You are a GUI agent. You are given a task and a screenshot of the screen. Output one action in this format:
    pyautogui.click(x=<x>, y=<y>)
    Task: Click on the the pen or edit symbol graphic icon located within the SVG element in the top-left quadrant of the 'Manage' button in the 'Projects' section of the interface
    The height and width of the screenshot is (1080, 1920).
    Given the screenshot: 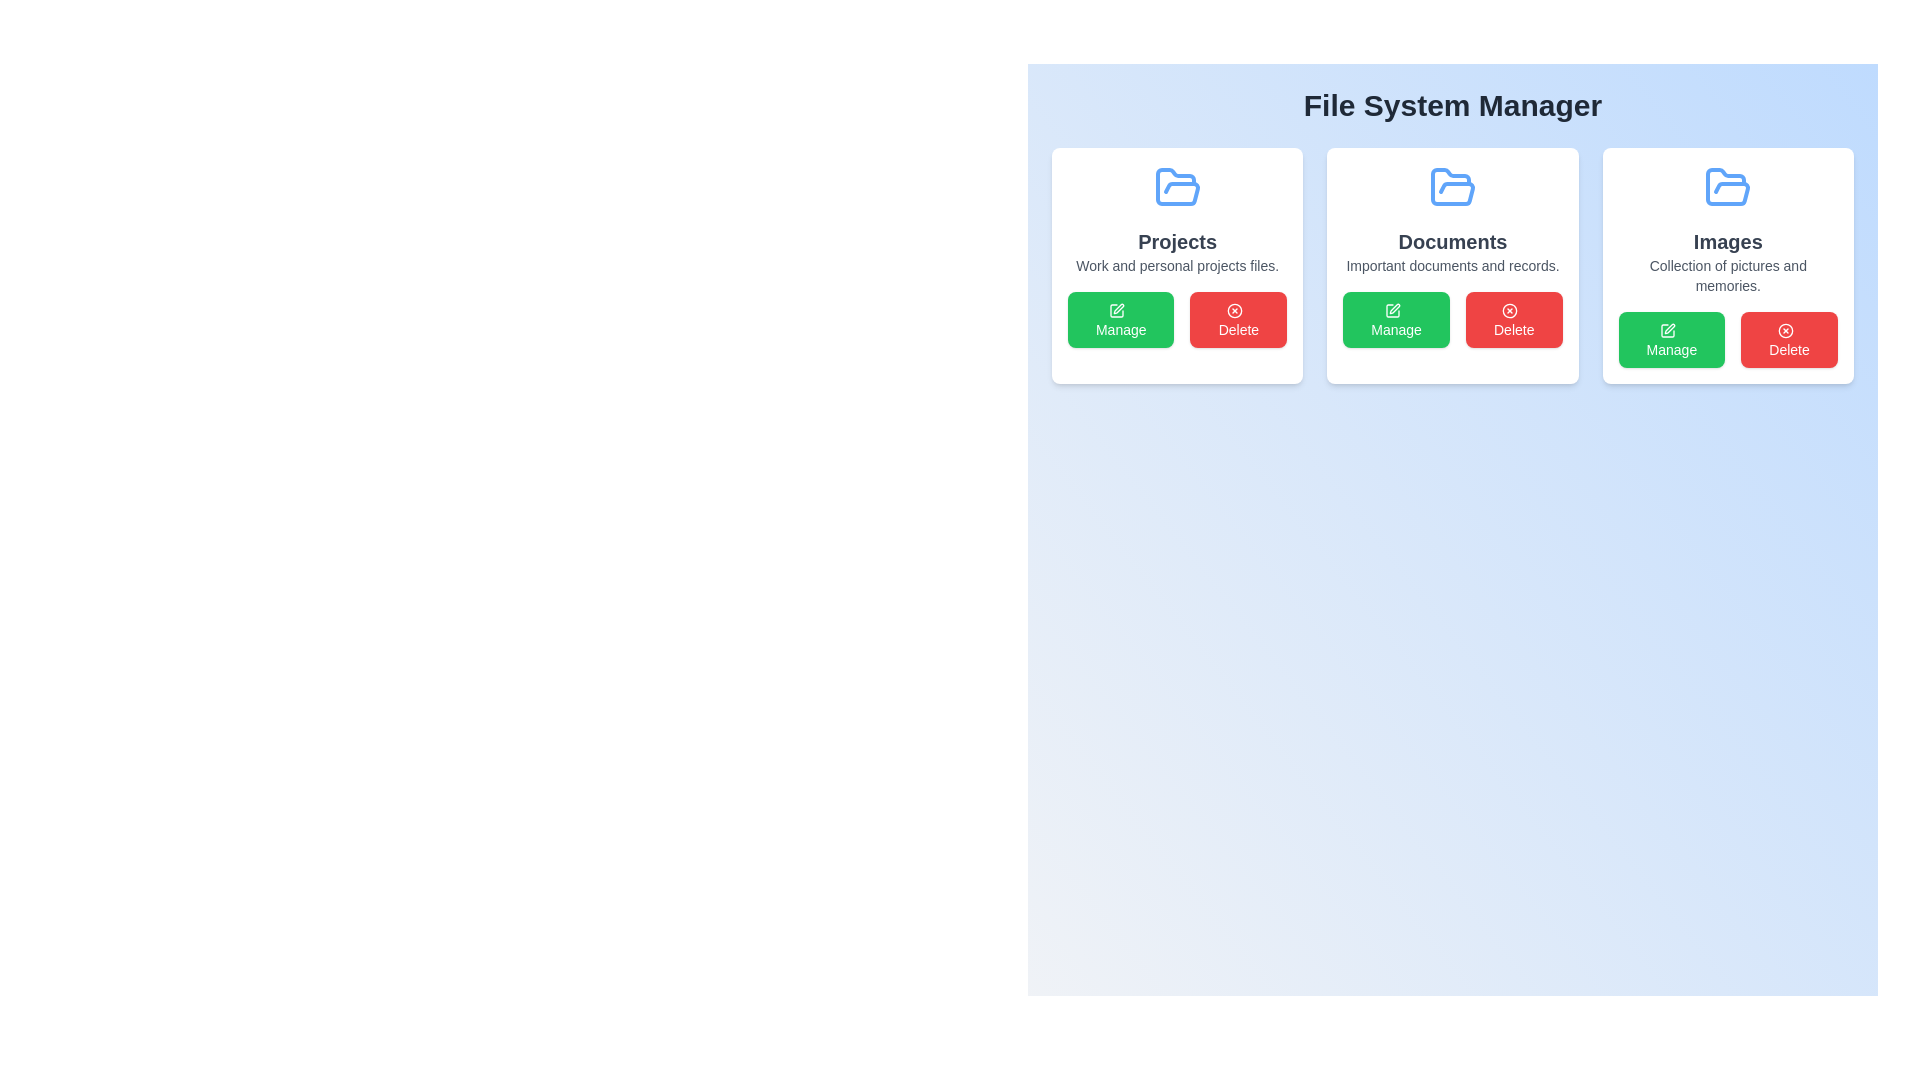 What is the action you would take?
    pyautogui.click(x=1118, y=309)
    